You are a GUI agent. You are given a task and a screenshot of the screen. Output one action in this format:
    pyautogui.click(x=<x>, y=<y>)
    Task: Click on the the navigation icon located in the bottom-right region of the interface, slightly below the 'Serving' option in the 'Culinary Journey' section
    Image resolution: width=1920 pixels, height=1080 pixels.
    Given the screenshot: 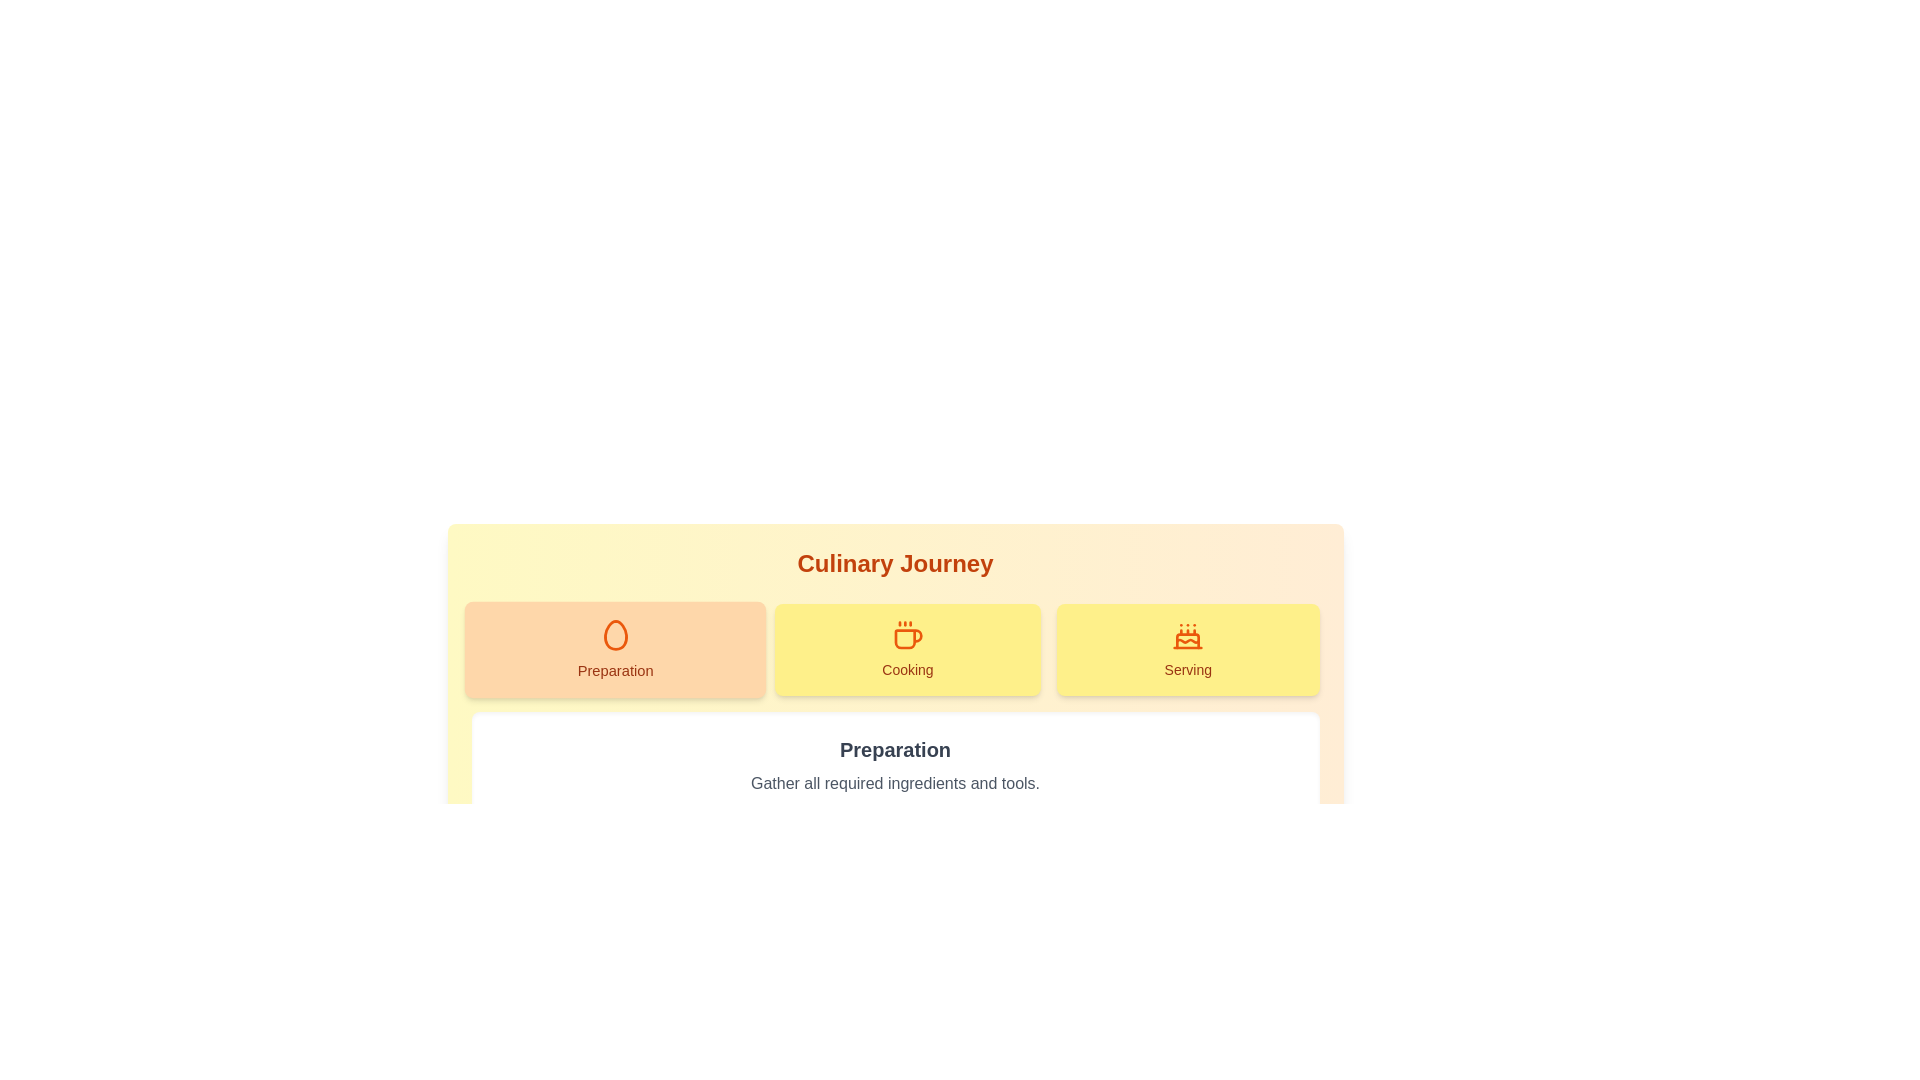 What is the action you would take?
    pyautogui.click(x=1293, y=863)
    